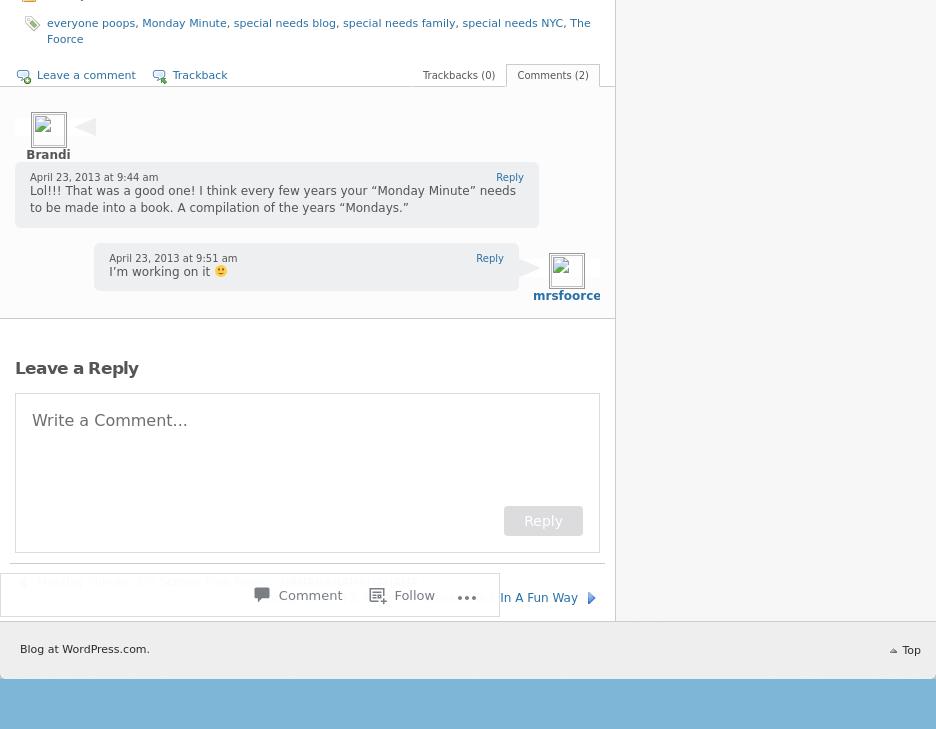 This screenshot has height=729, width=936. I want to click on 'Top', so click(902, 649).